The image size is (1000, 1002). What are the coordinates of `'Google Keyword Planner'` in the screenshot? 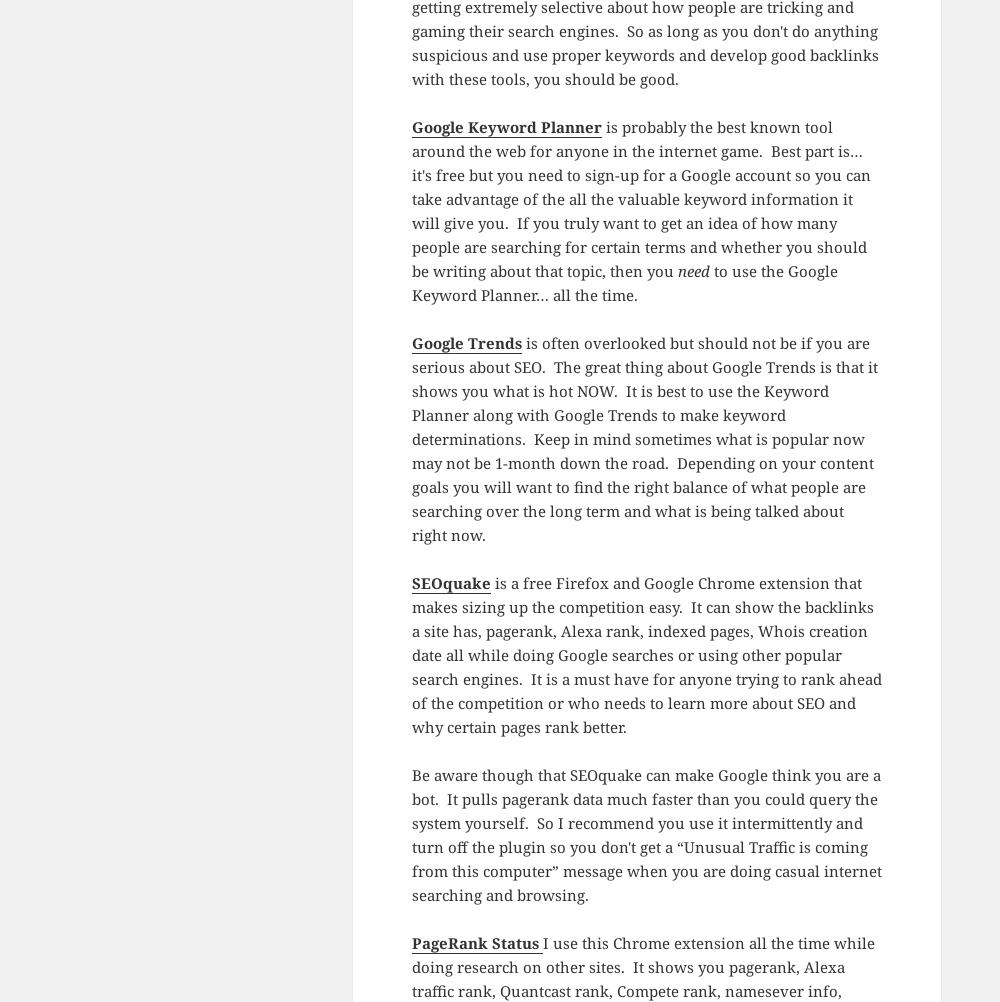 It's located at (506, 125).